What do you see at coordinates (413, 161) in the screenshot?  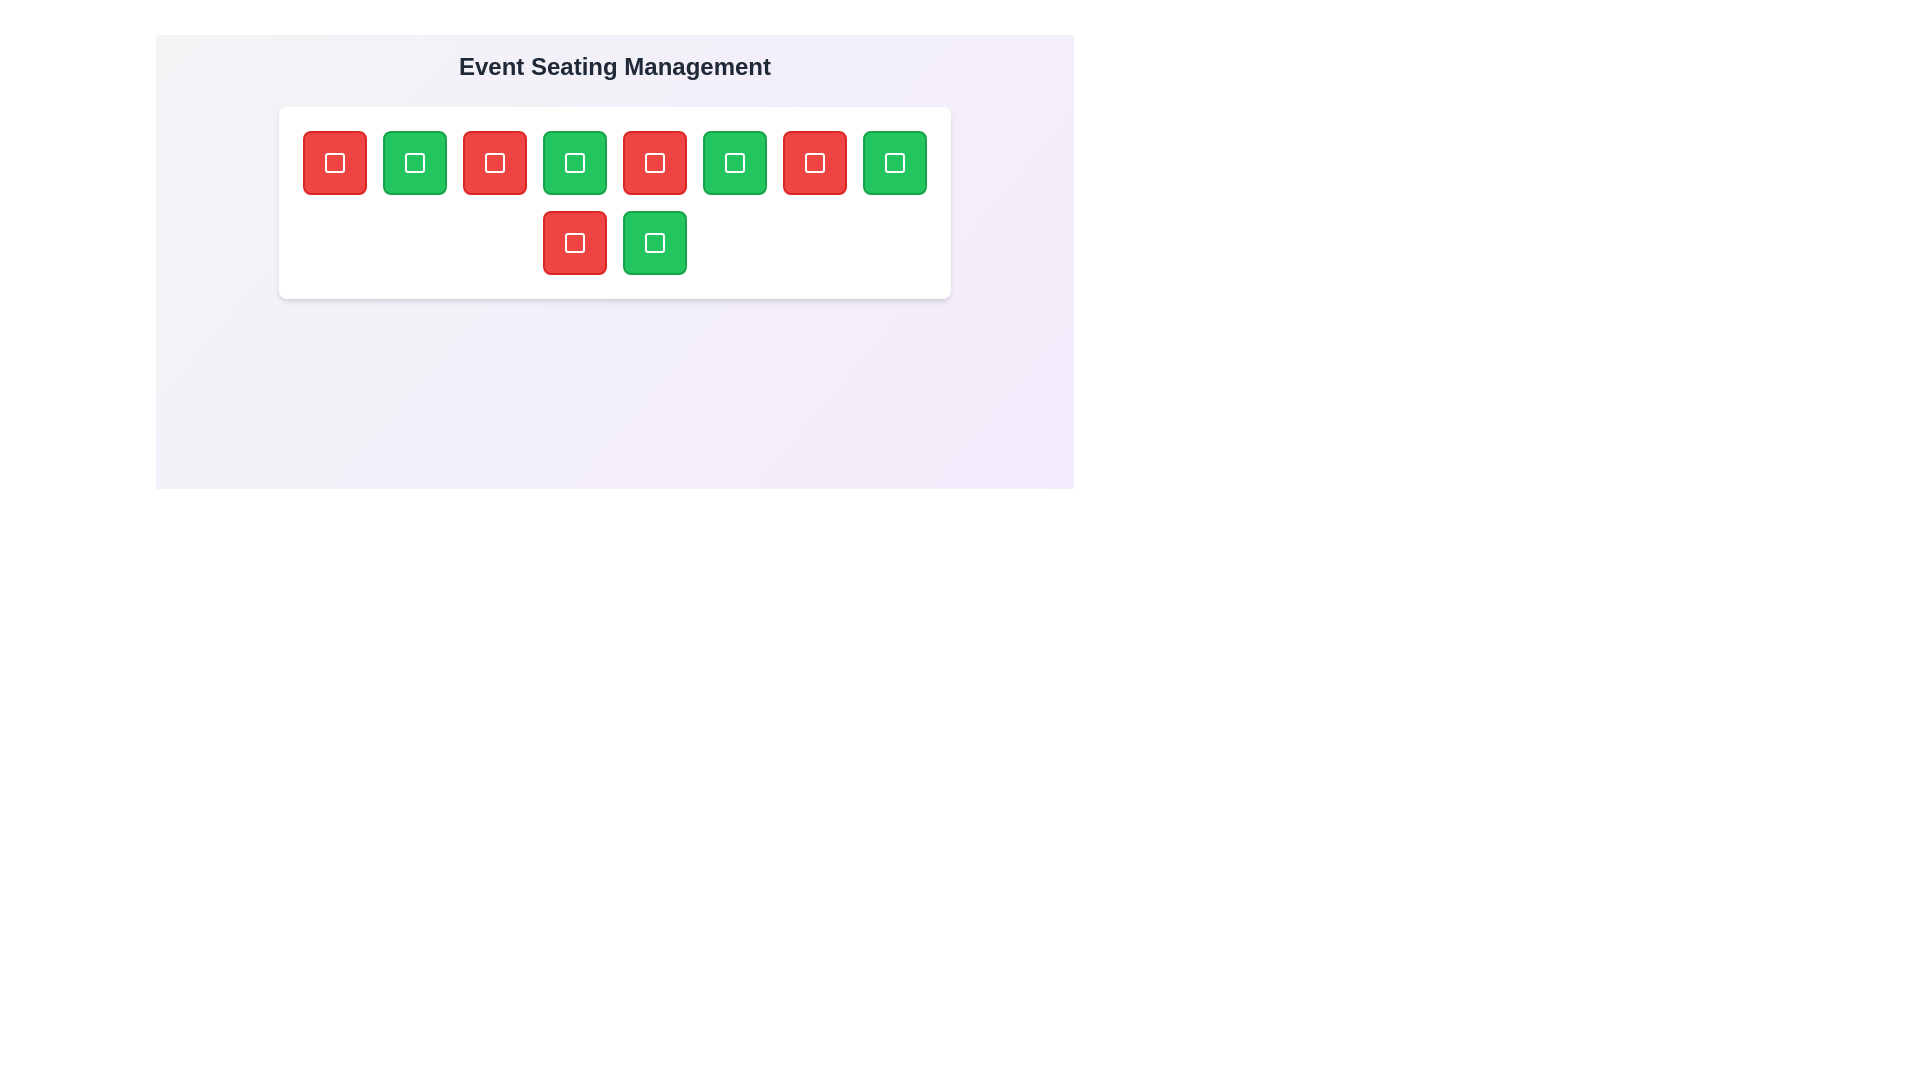 I see `the center icon of the available seat in the seating management grid, which is located within a rounded green box in the first row, second column labeled 'Seat 2'` at bounding box center [413, 161].